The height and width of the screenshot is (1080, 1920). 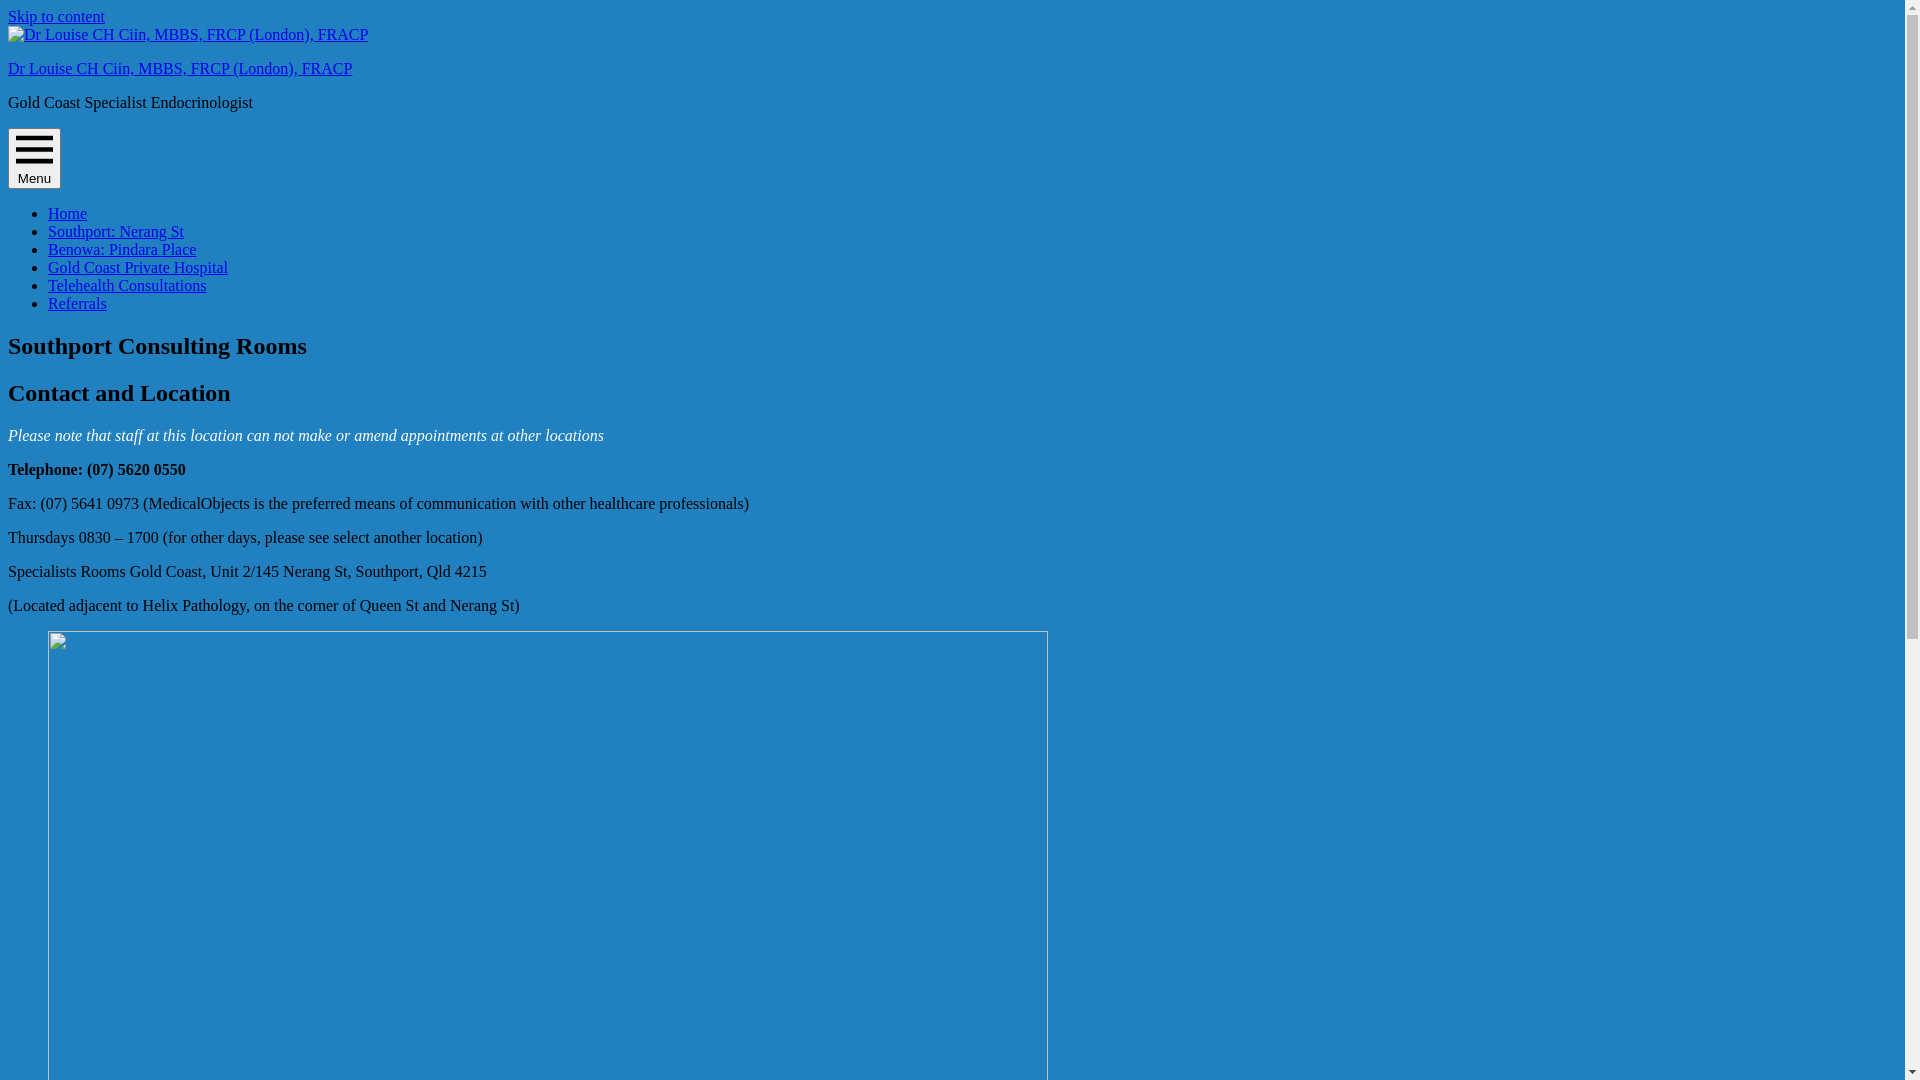 What do you see at coordinates (67, 213) in the screenshot?
I see `'Home'` at bounding box center [67, 213].